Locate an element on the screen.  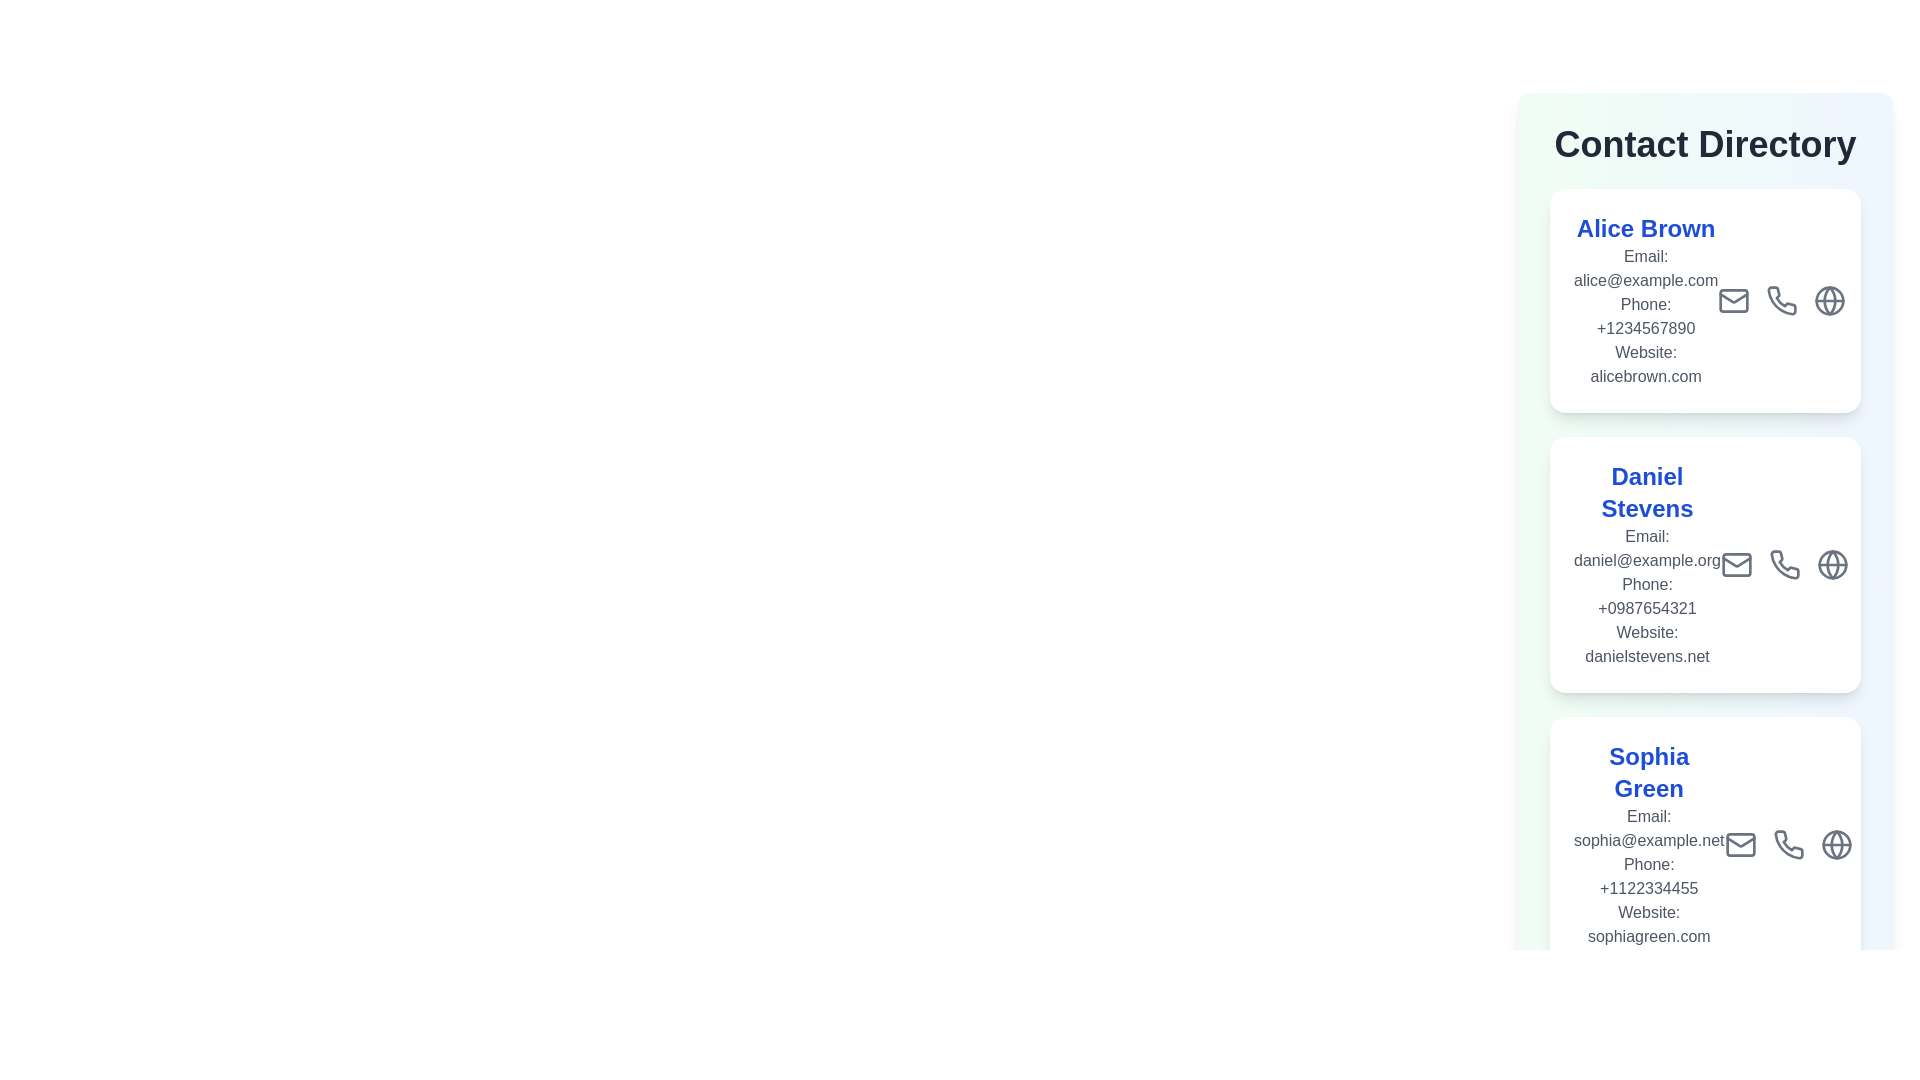
the contact's email icon to view details is located at coordinates (1732, 300).